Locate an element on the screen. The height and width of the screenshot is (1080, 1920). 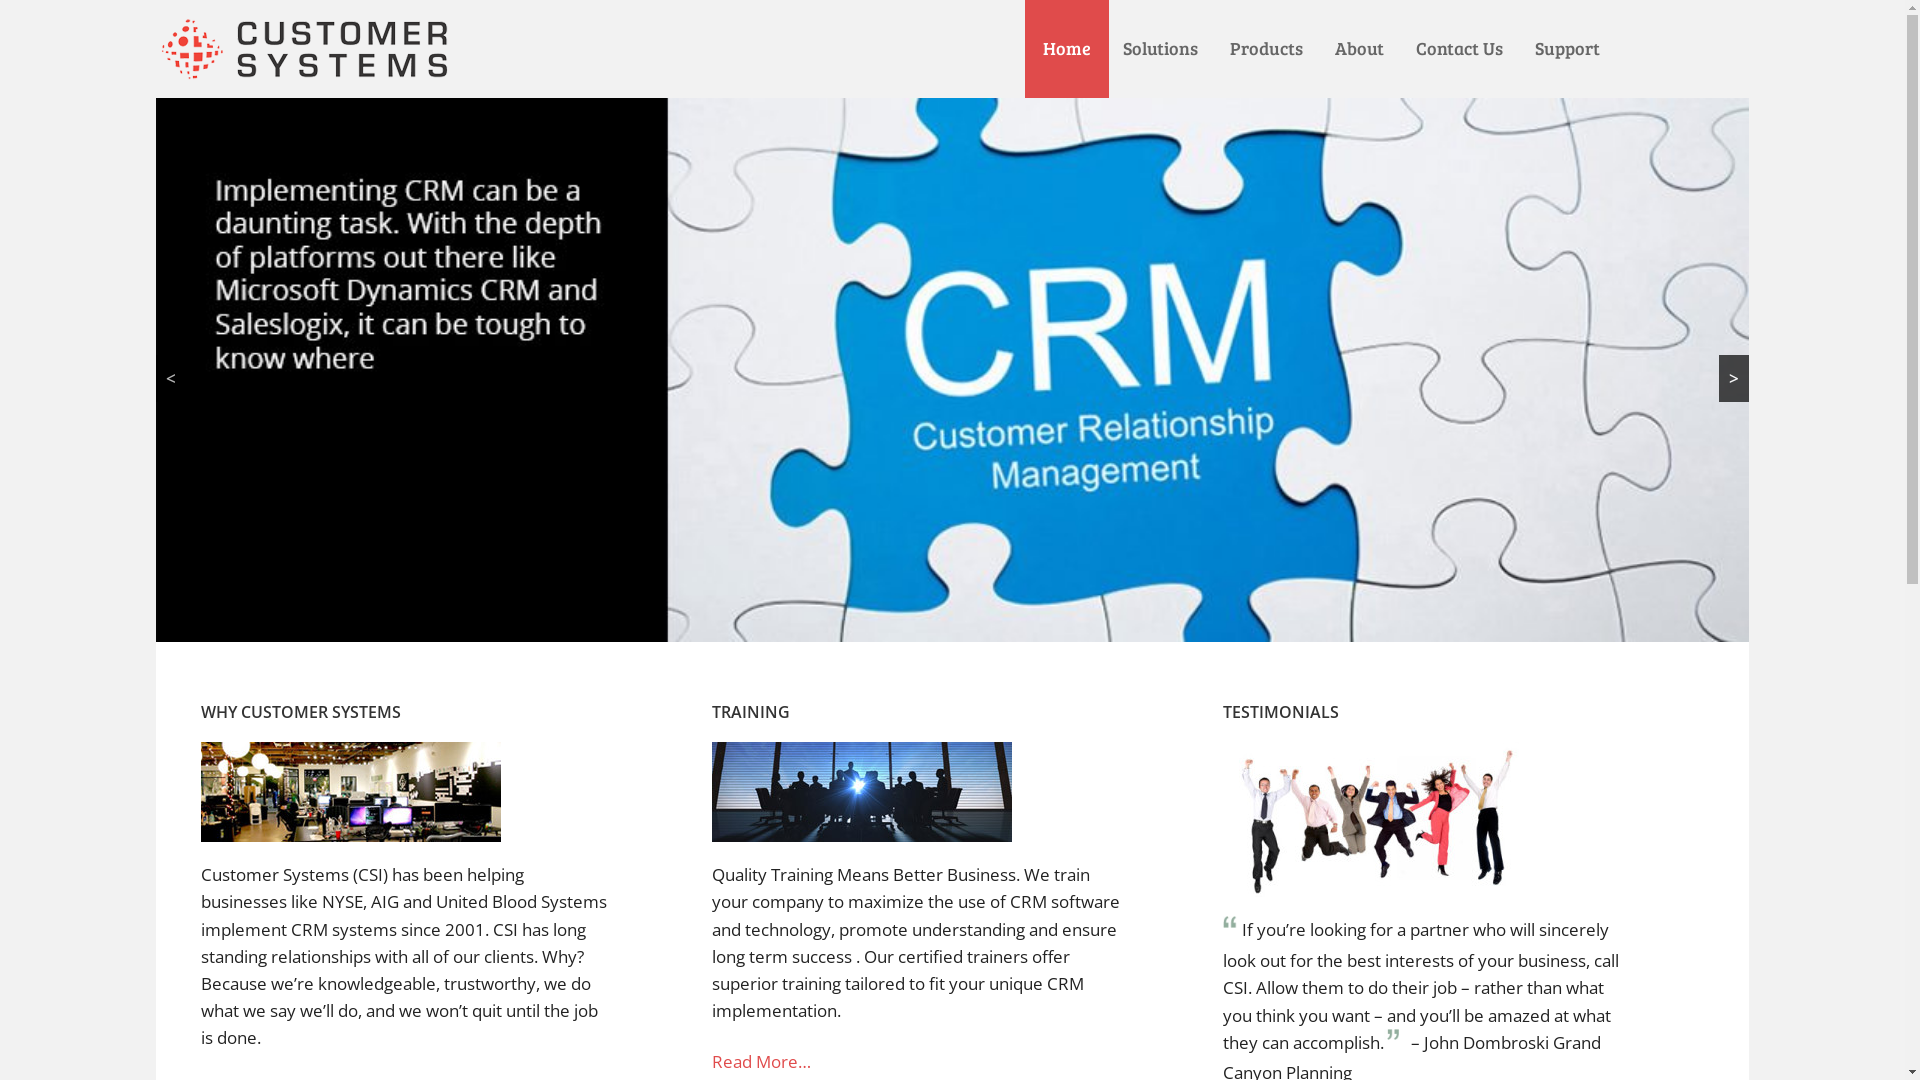
'Support' is located at coordinates (1516, 48).